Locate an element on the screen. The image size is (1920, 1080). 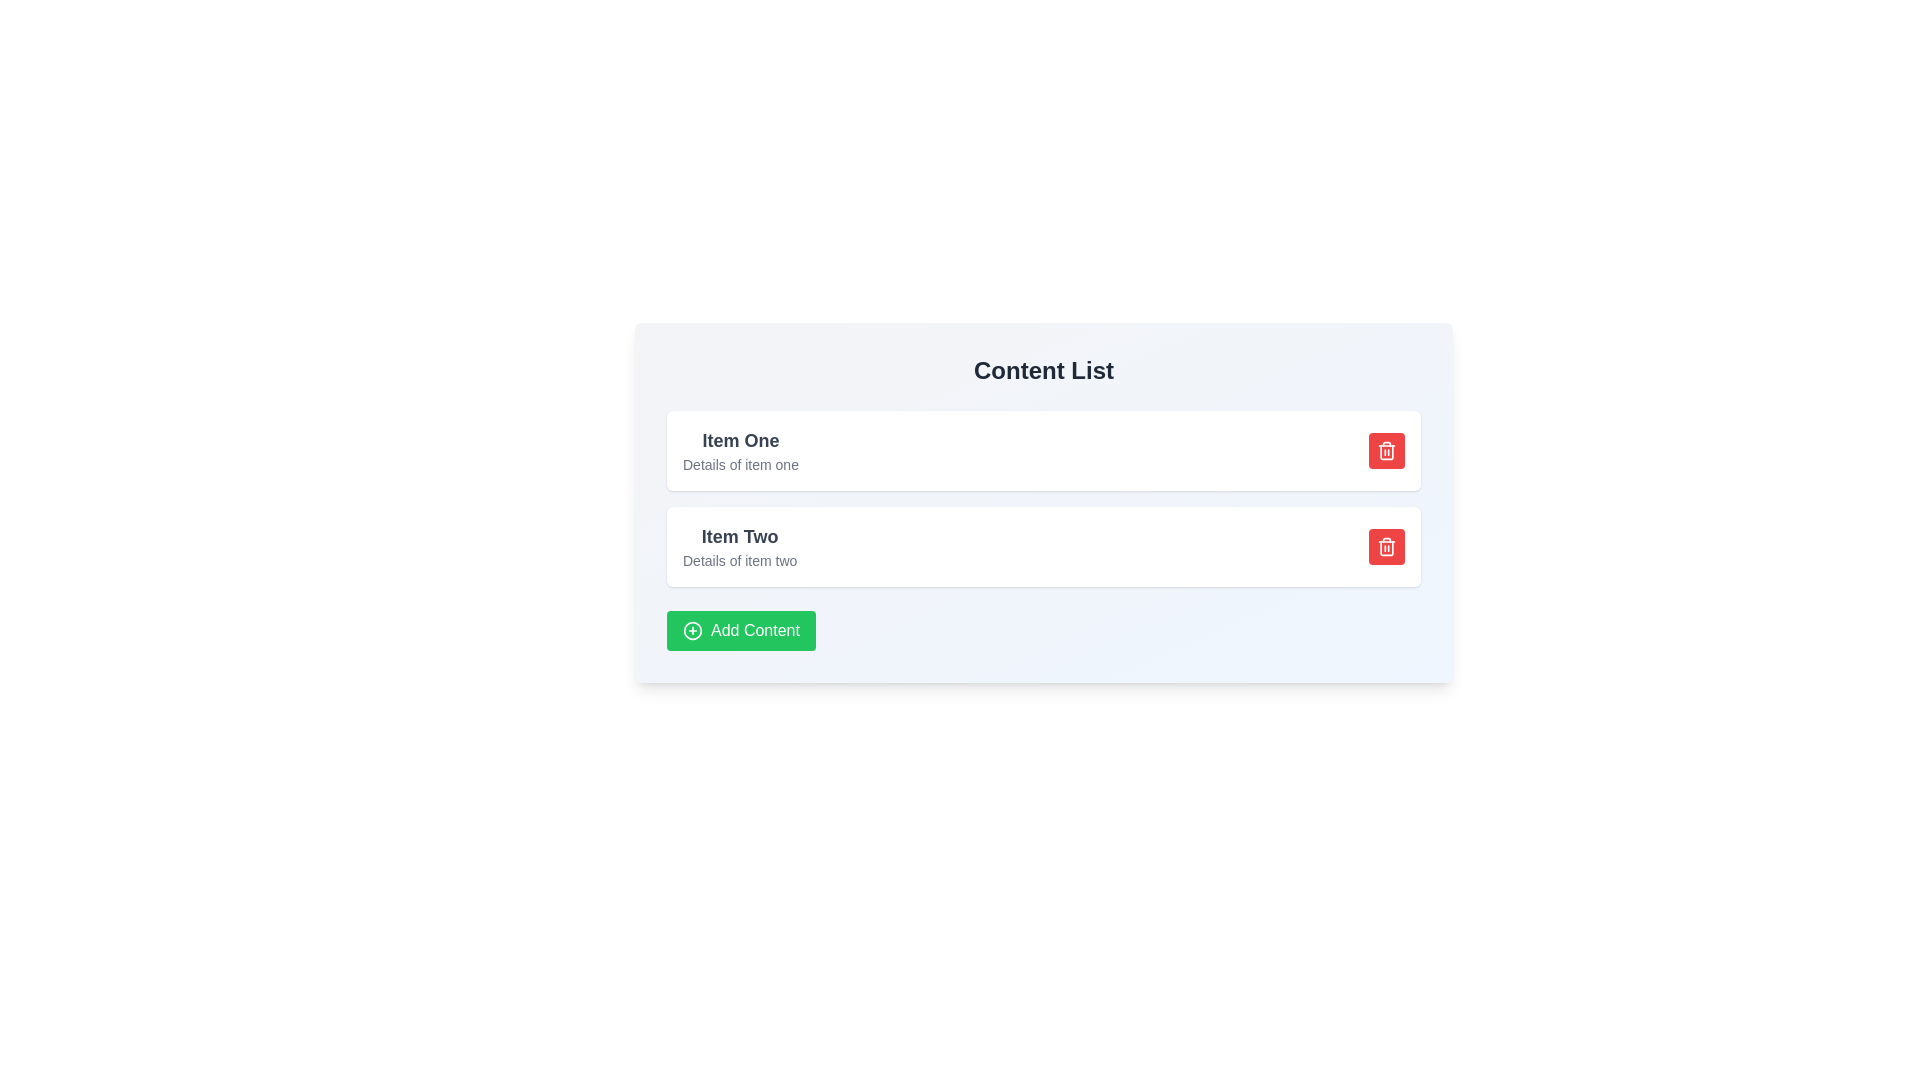
the text label displaying 'Details of item two', which is located under the title 'Item Two' and is styled in gray is located at coordinates (739, 560).